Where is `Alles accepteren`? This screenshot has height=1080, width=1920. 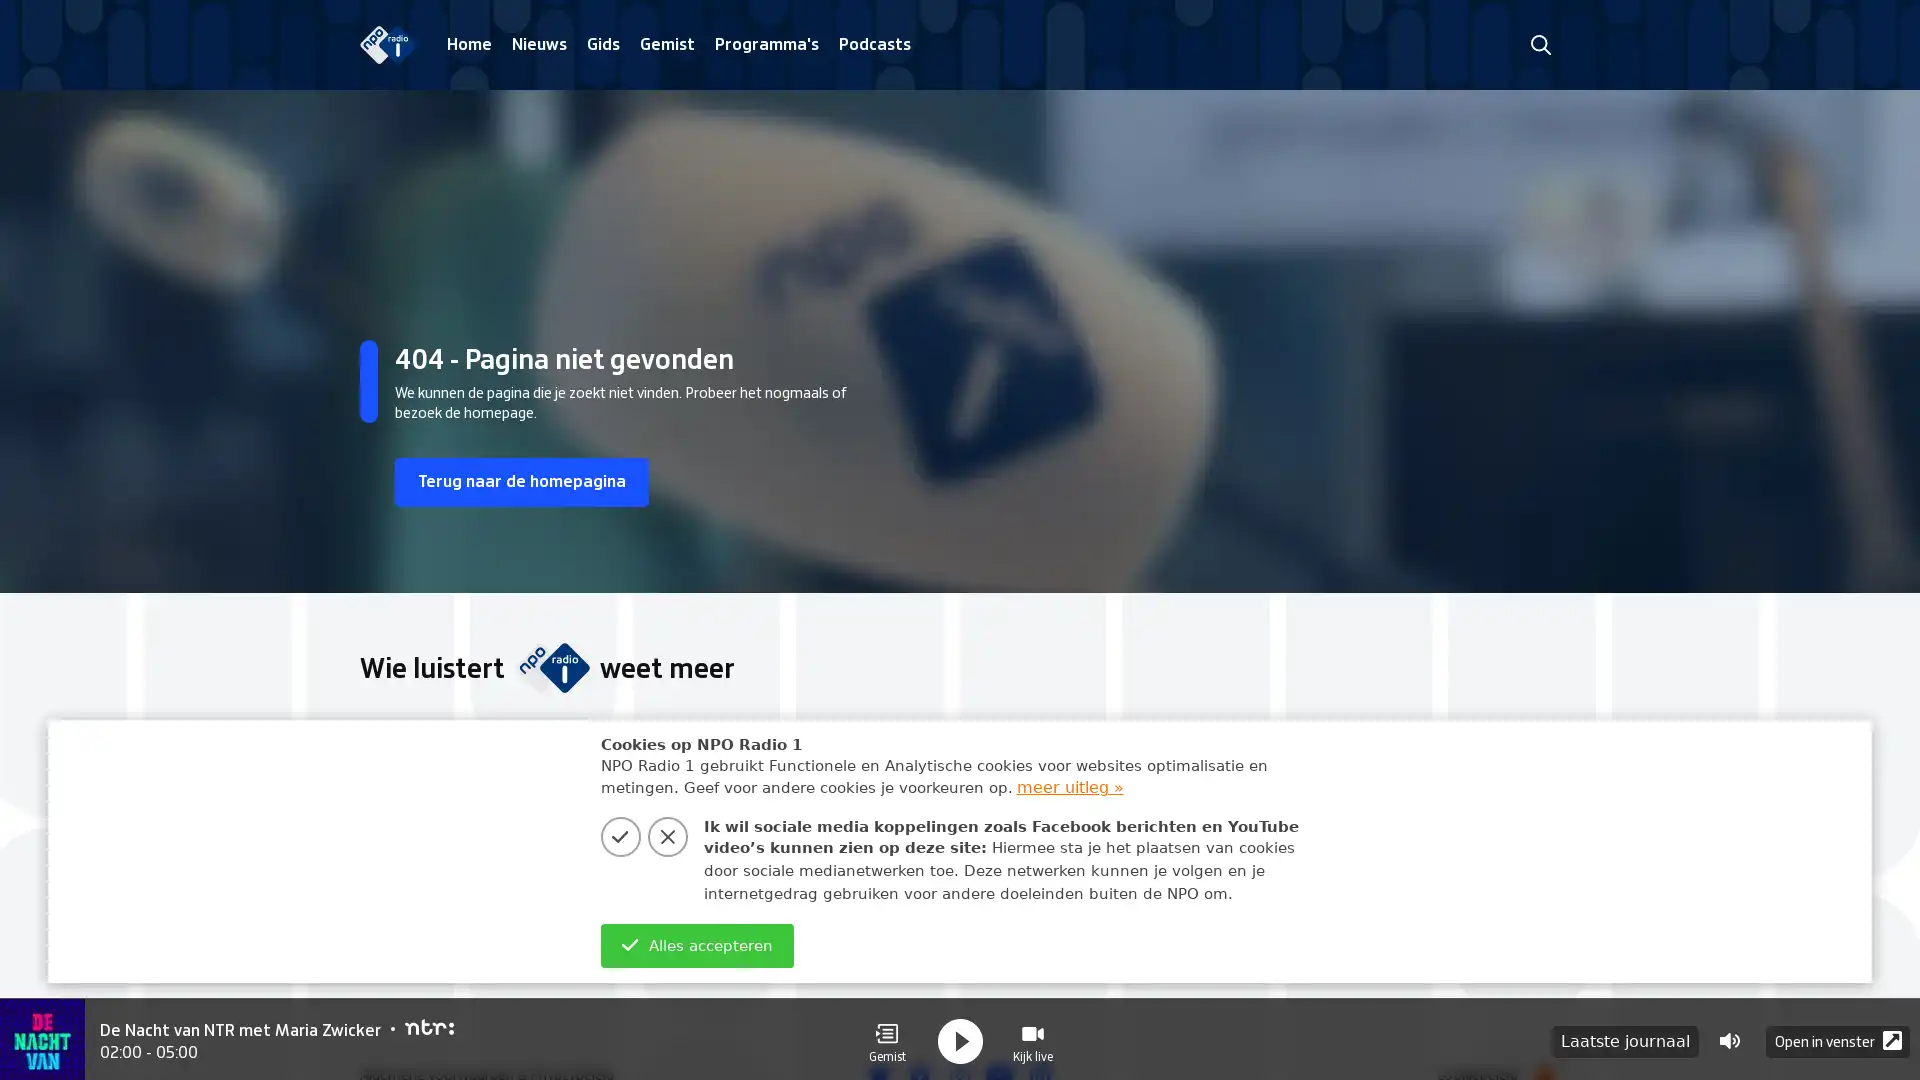
Alles accepteren is located at coordinates (696, 945).